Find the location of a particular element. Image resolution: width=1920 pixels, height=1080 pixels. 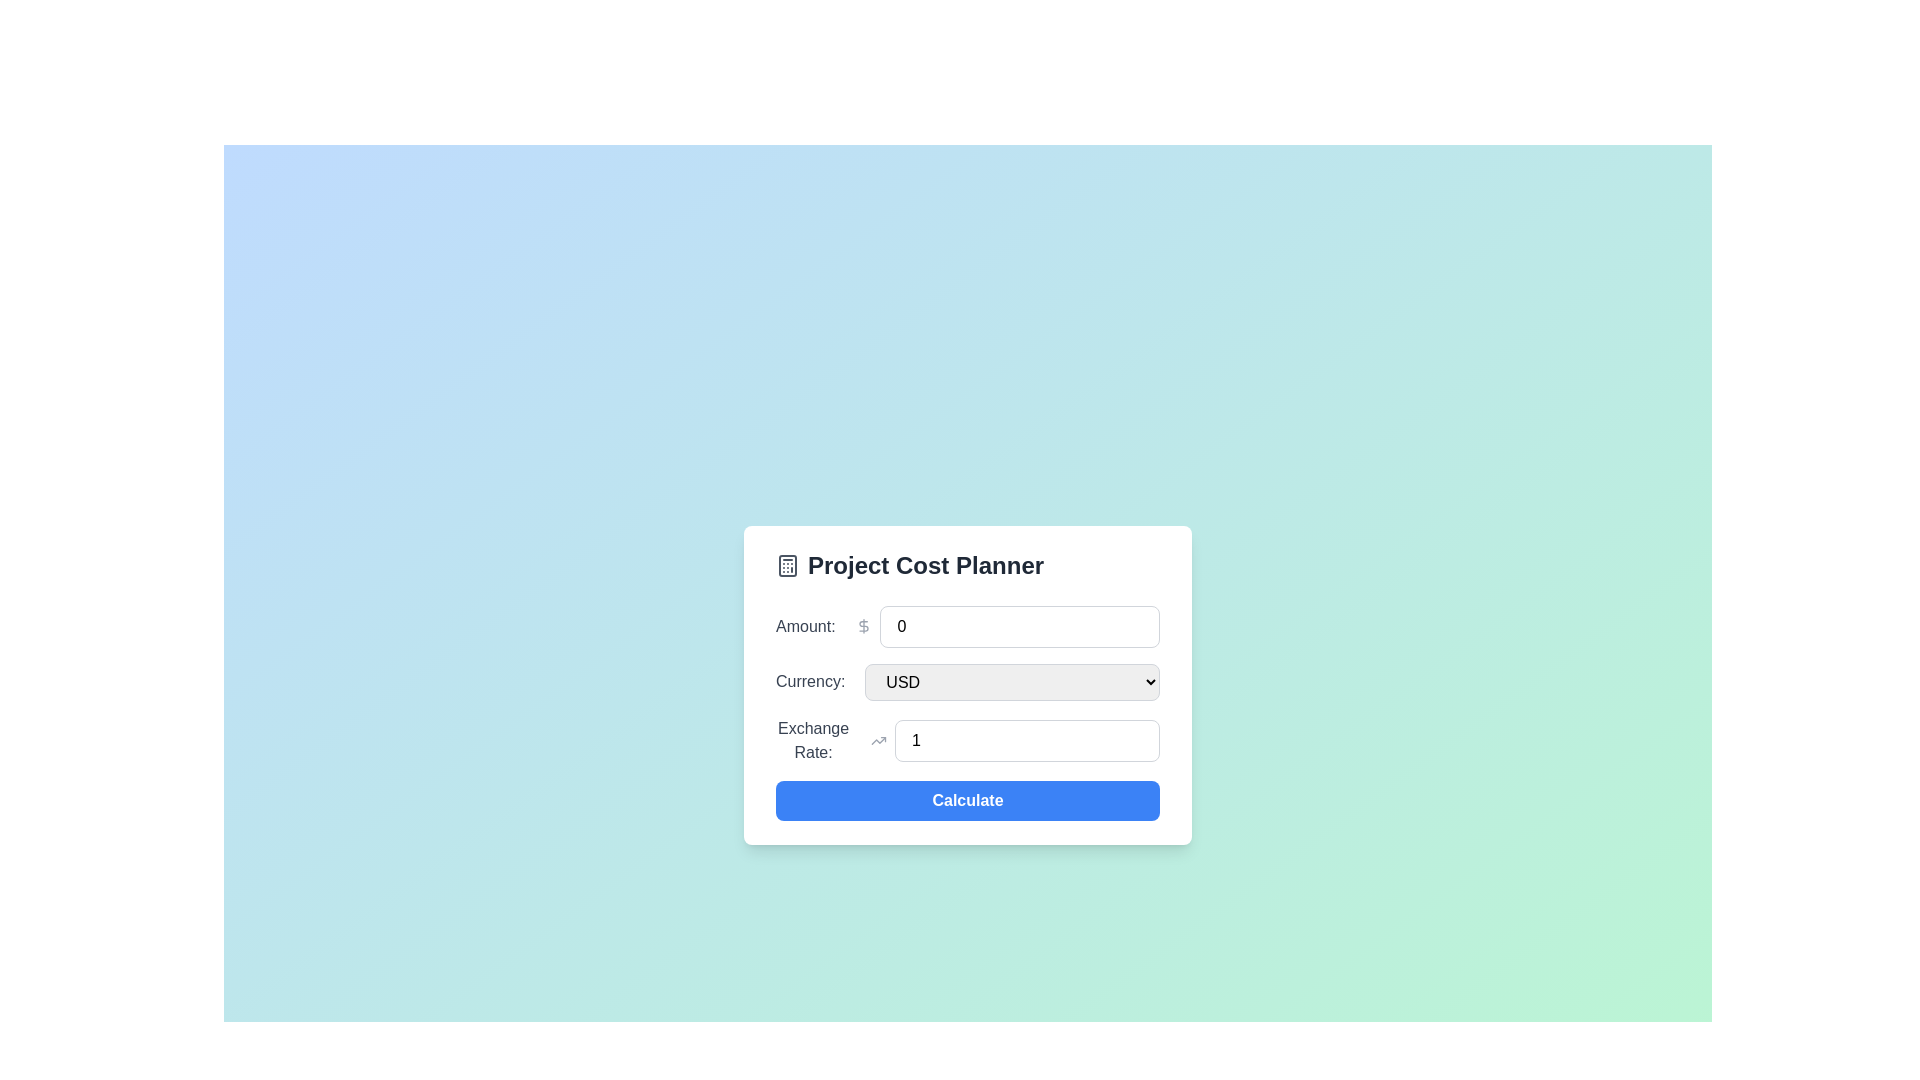

an option from the 'Currency:' dropdown menu which displays 'USD' and is located between the 'Amount:' input field and the 'Exchange Rate:' input field is located at coordinates (968, 681).